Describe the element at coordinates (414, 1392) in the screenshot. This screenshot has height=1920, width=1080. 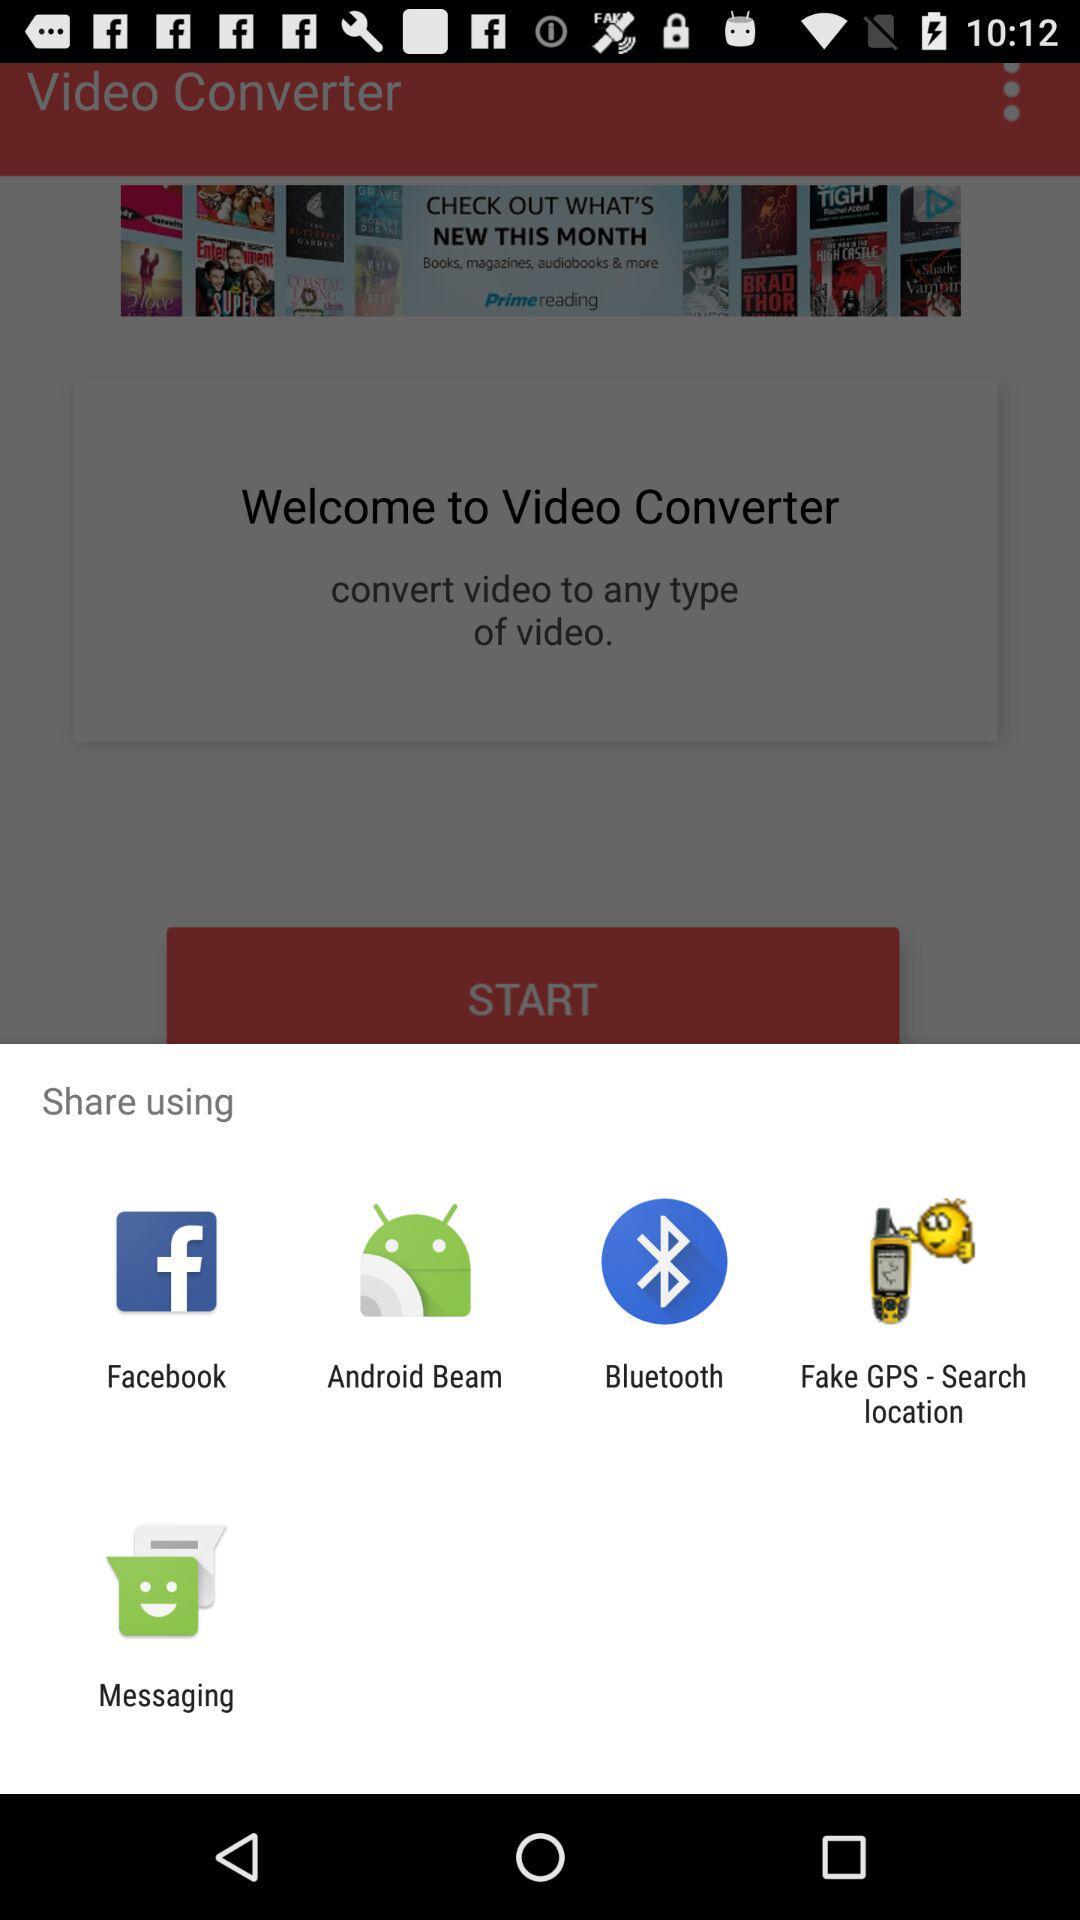
I see `icon to the left of the bluetooth item` at that location.